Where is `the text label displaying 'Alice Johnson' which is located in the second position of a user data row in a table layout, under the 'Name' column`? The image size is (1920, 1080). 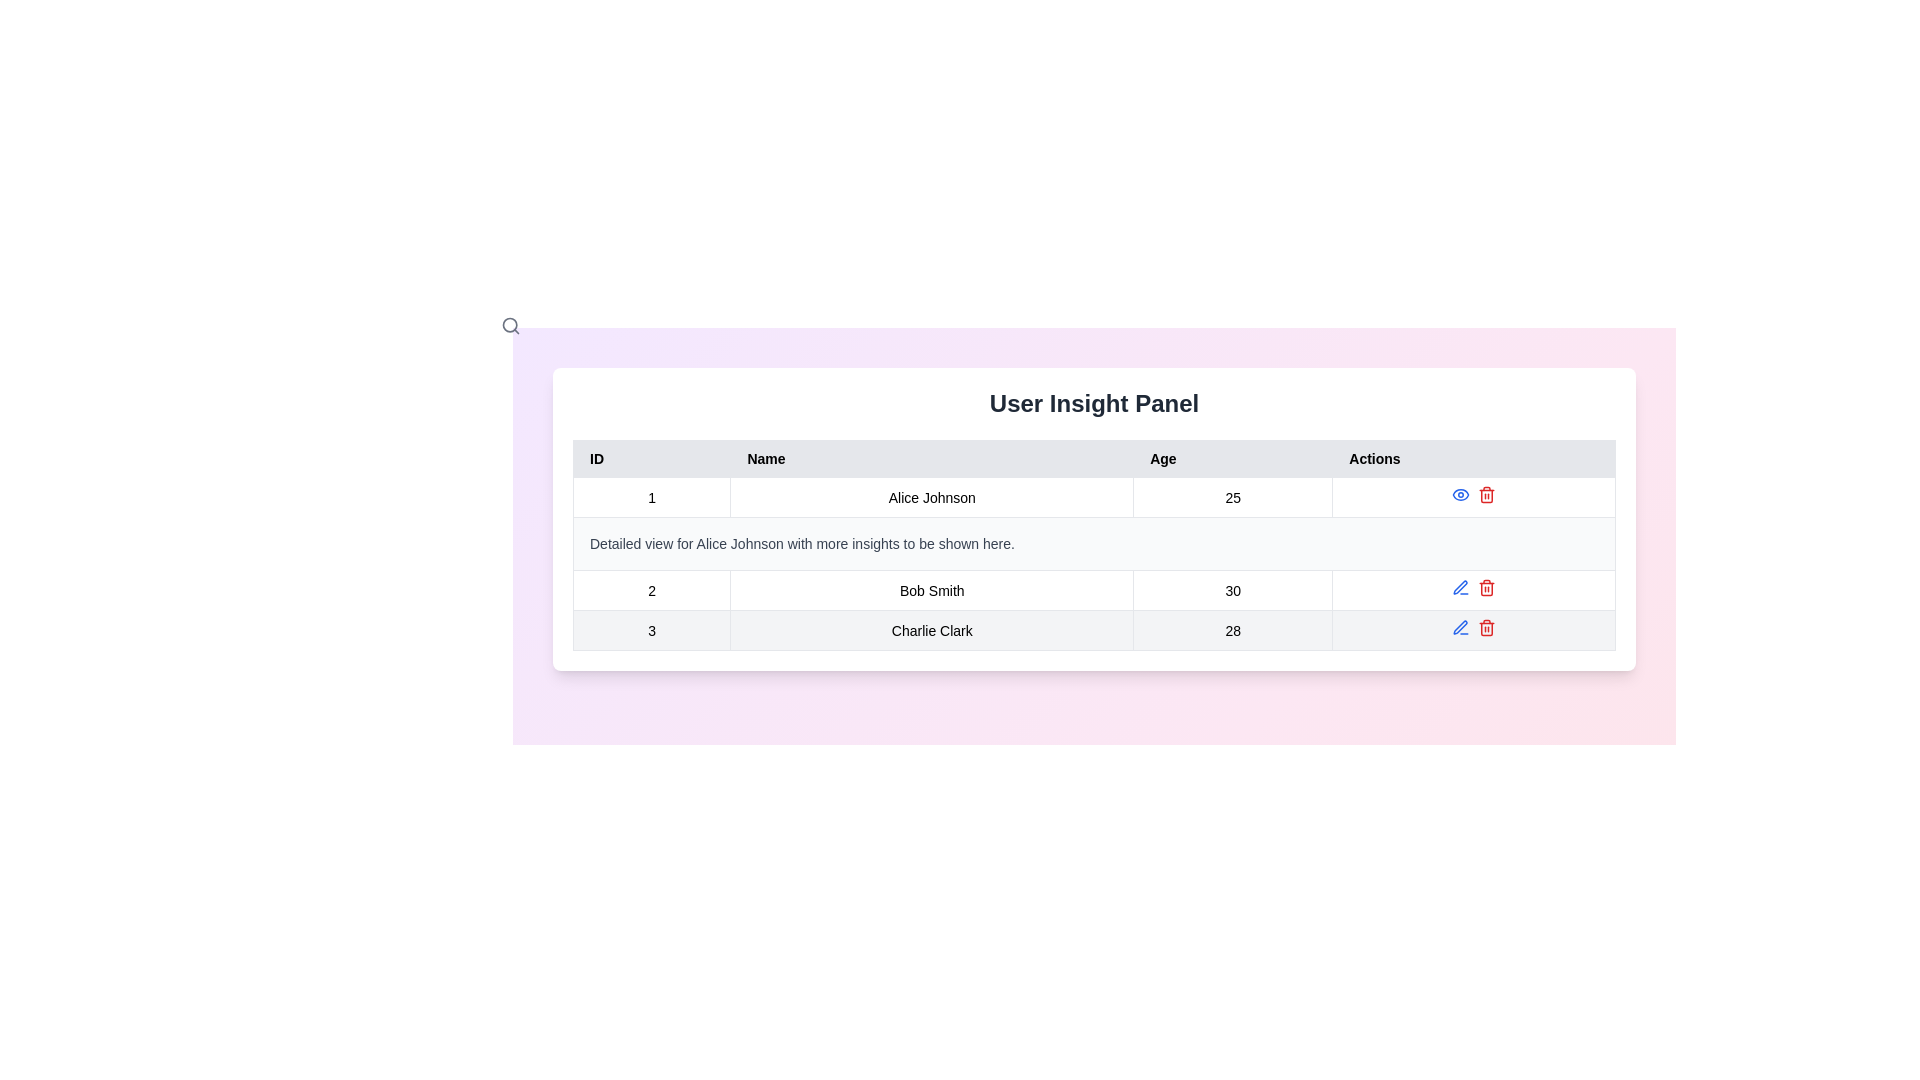
the text label displaying 'Alice Johnson' which is located in the second position of a user data row in a table layout, under the 'Name' column is located at coordinates (931, 496).